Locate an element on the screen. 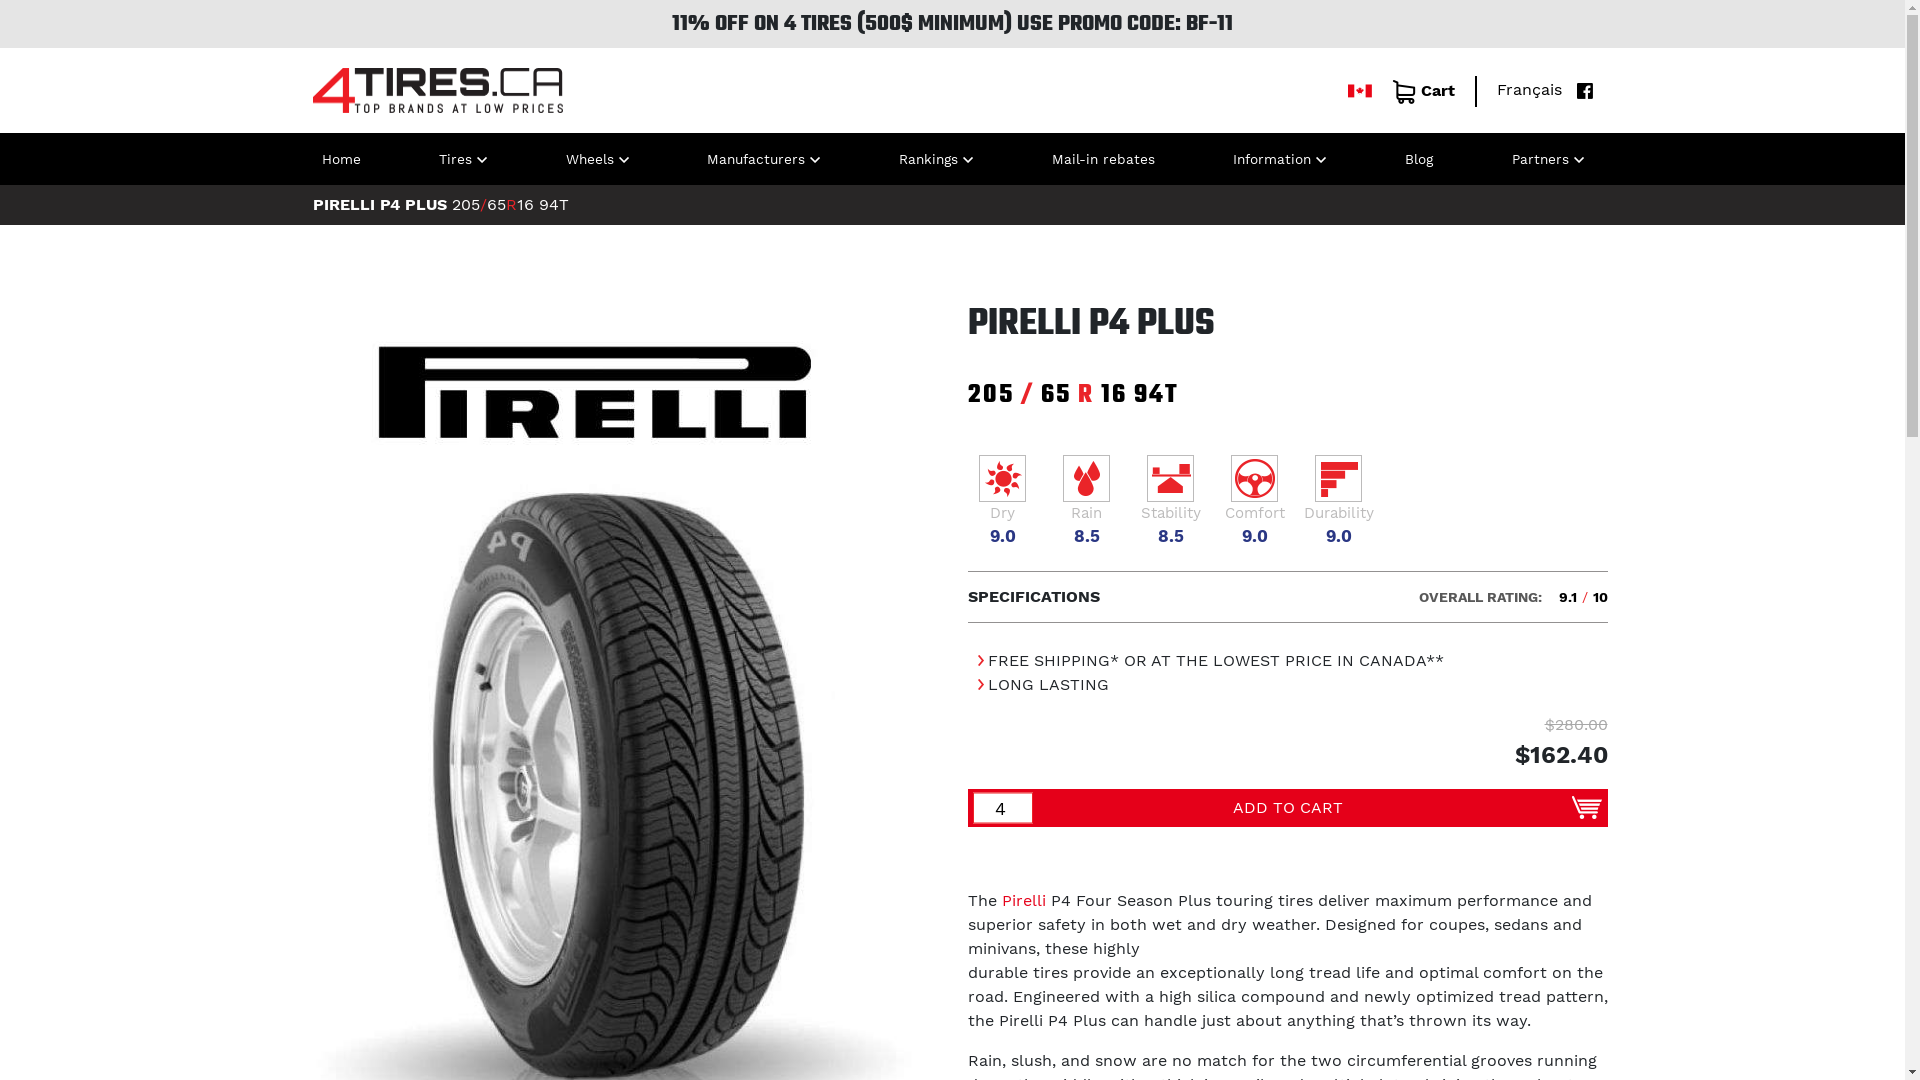 Image resolution: width=1920 pixels, height=1080 pixels. 'Facebook' is located at coordinates (1565, 88).